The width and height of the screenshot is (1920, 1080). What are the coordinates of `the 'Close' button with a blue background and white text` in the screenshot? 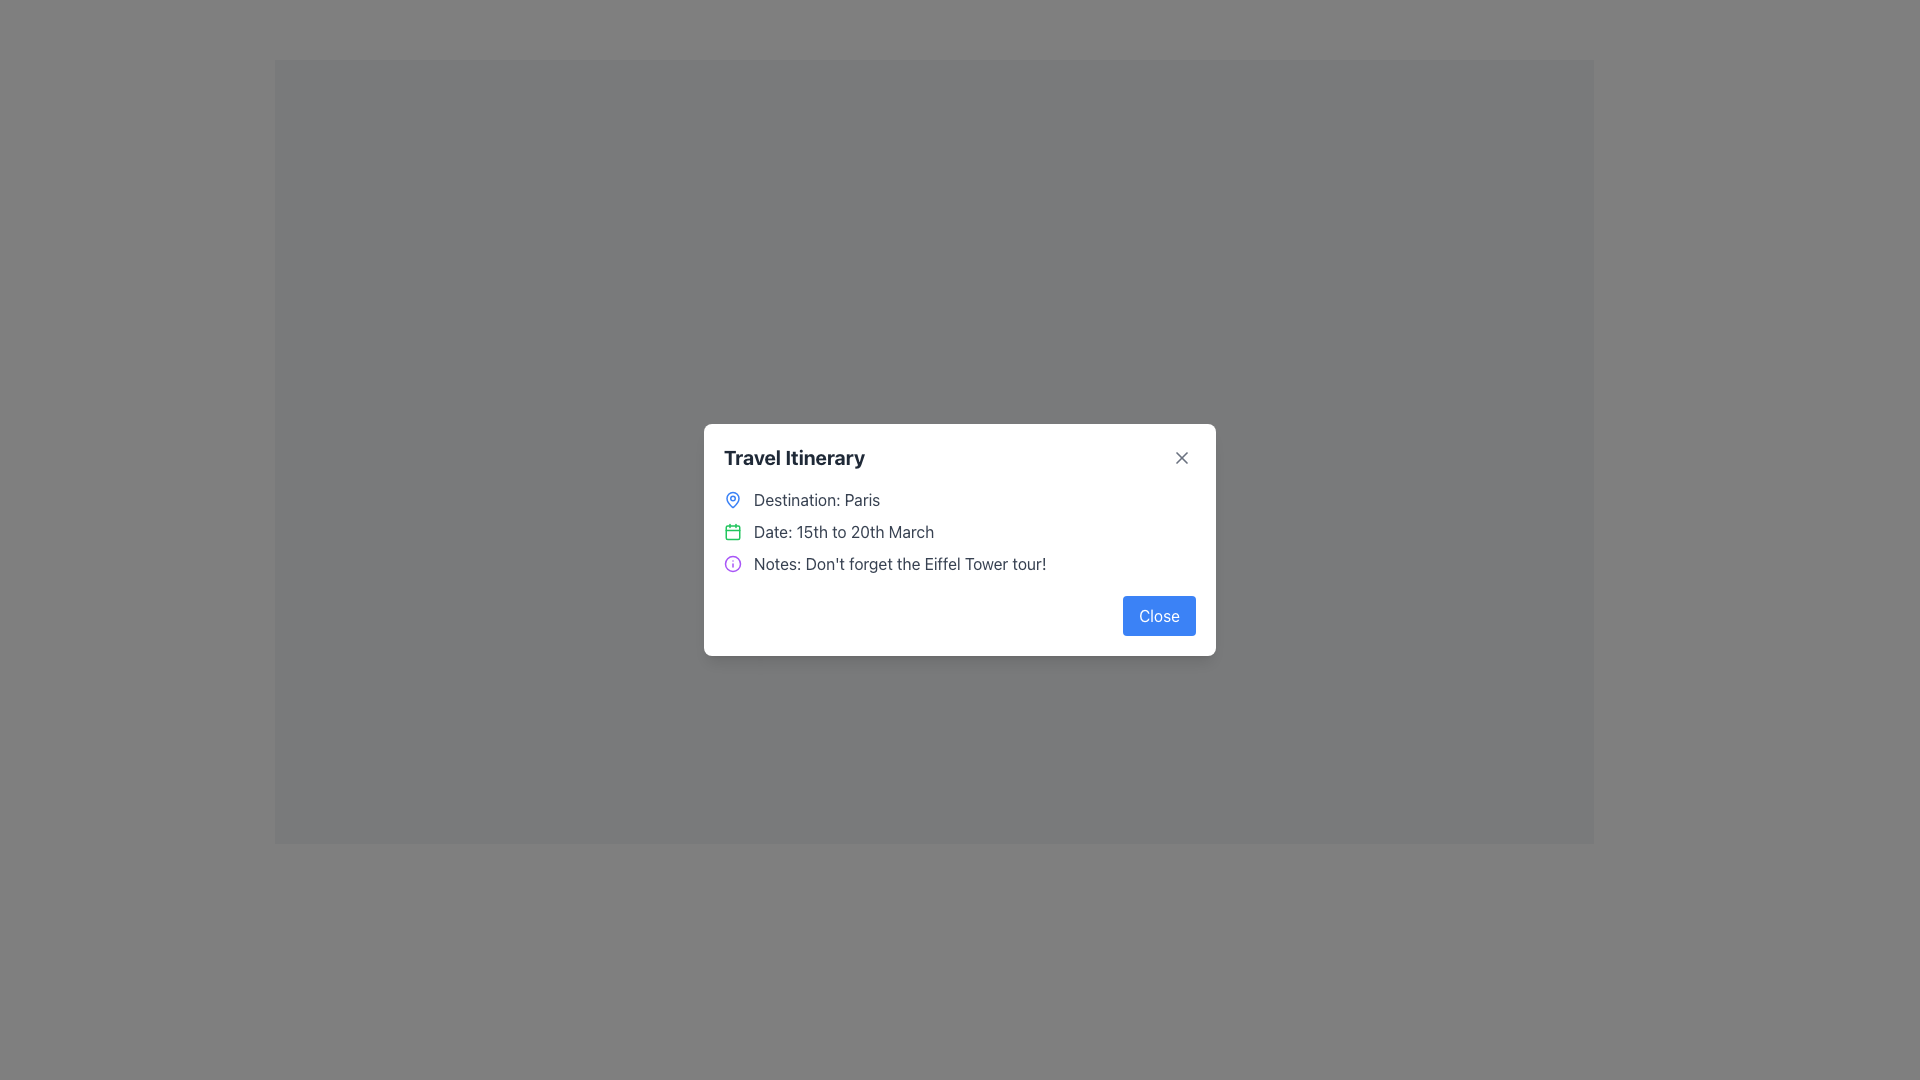 It's located at (1159, 615).